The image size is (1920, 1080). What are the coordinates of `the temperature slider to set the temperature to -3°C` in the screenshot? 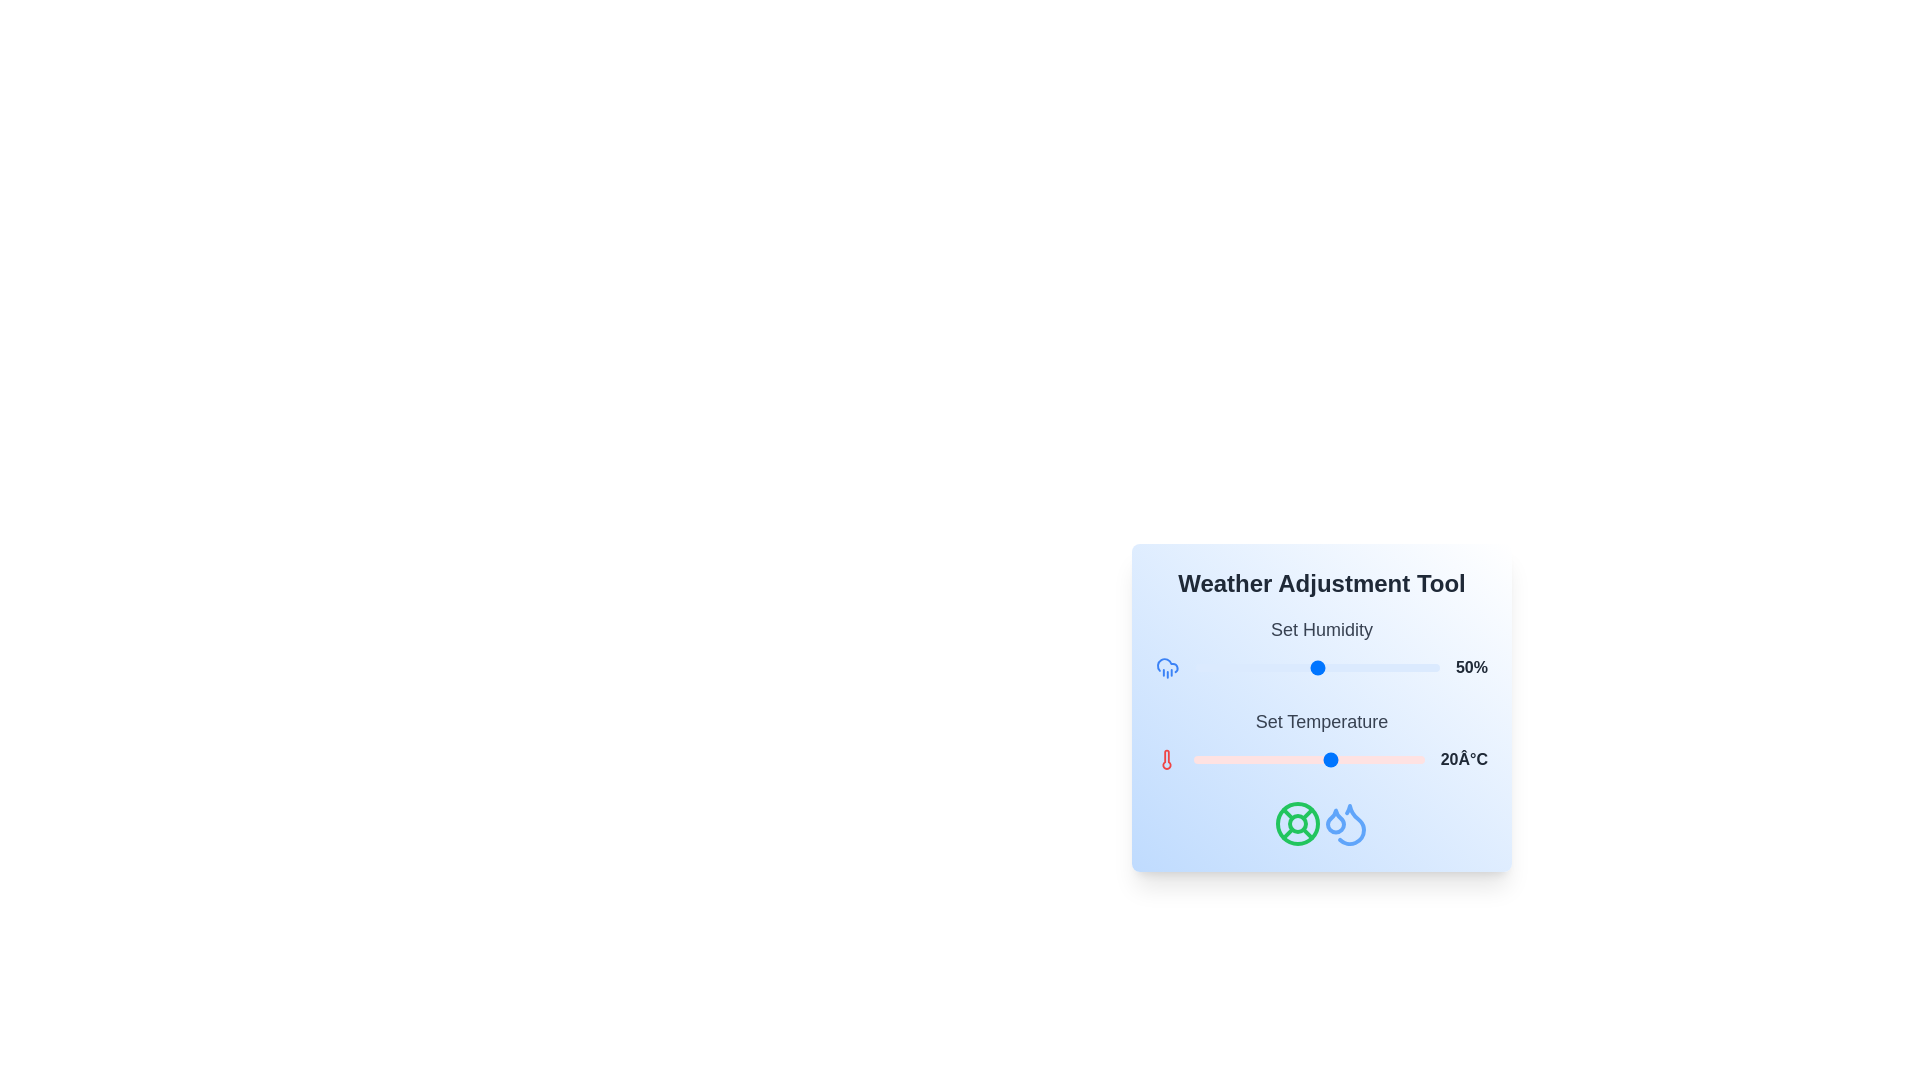 It's located at (1225, 759).